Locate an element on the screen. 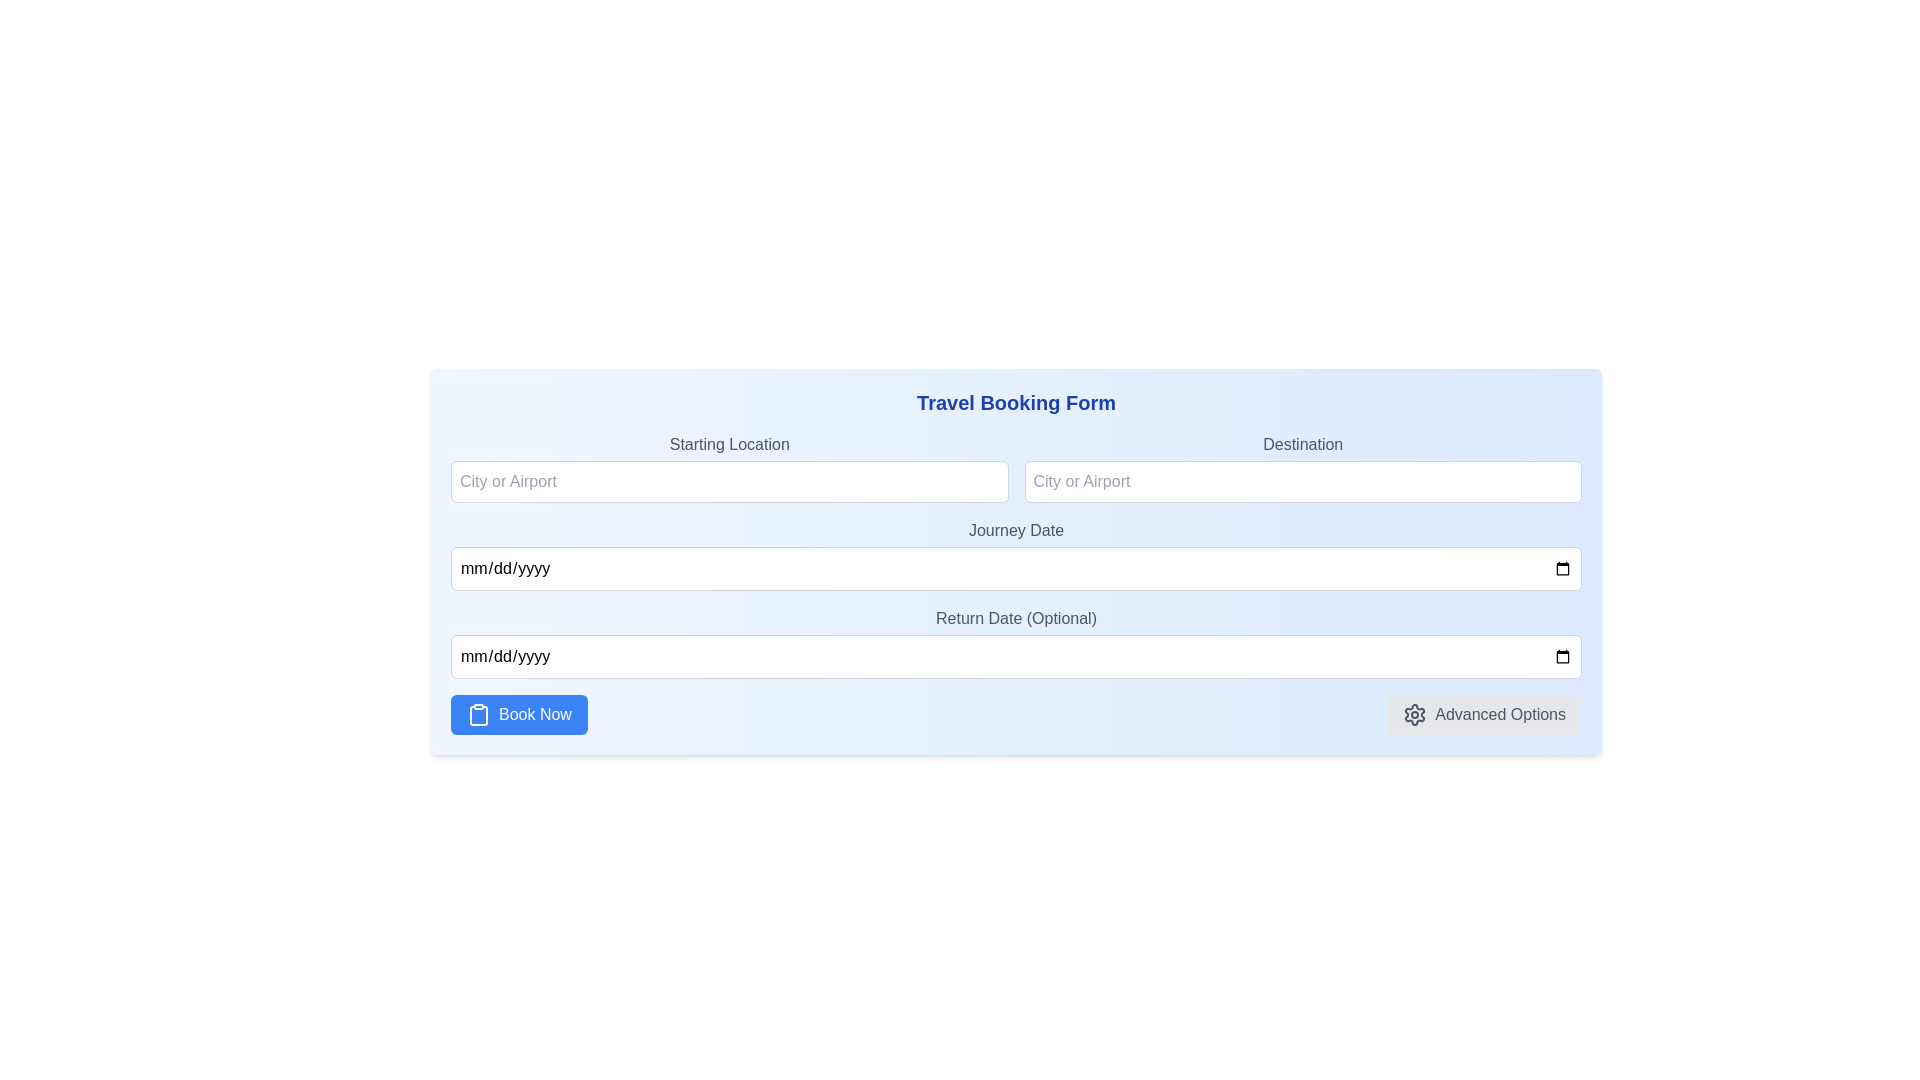  the date input field styled as a date picker, positioned below the 'Return Date (Optional)' label, using the keyboard is located at coordinates (1016, 656).